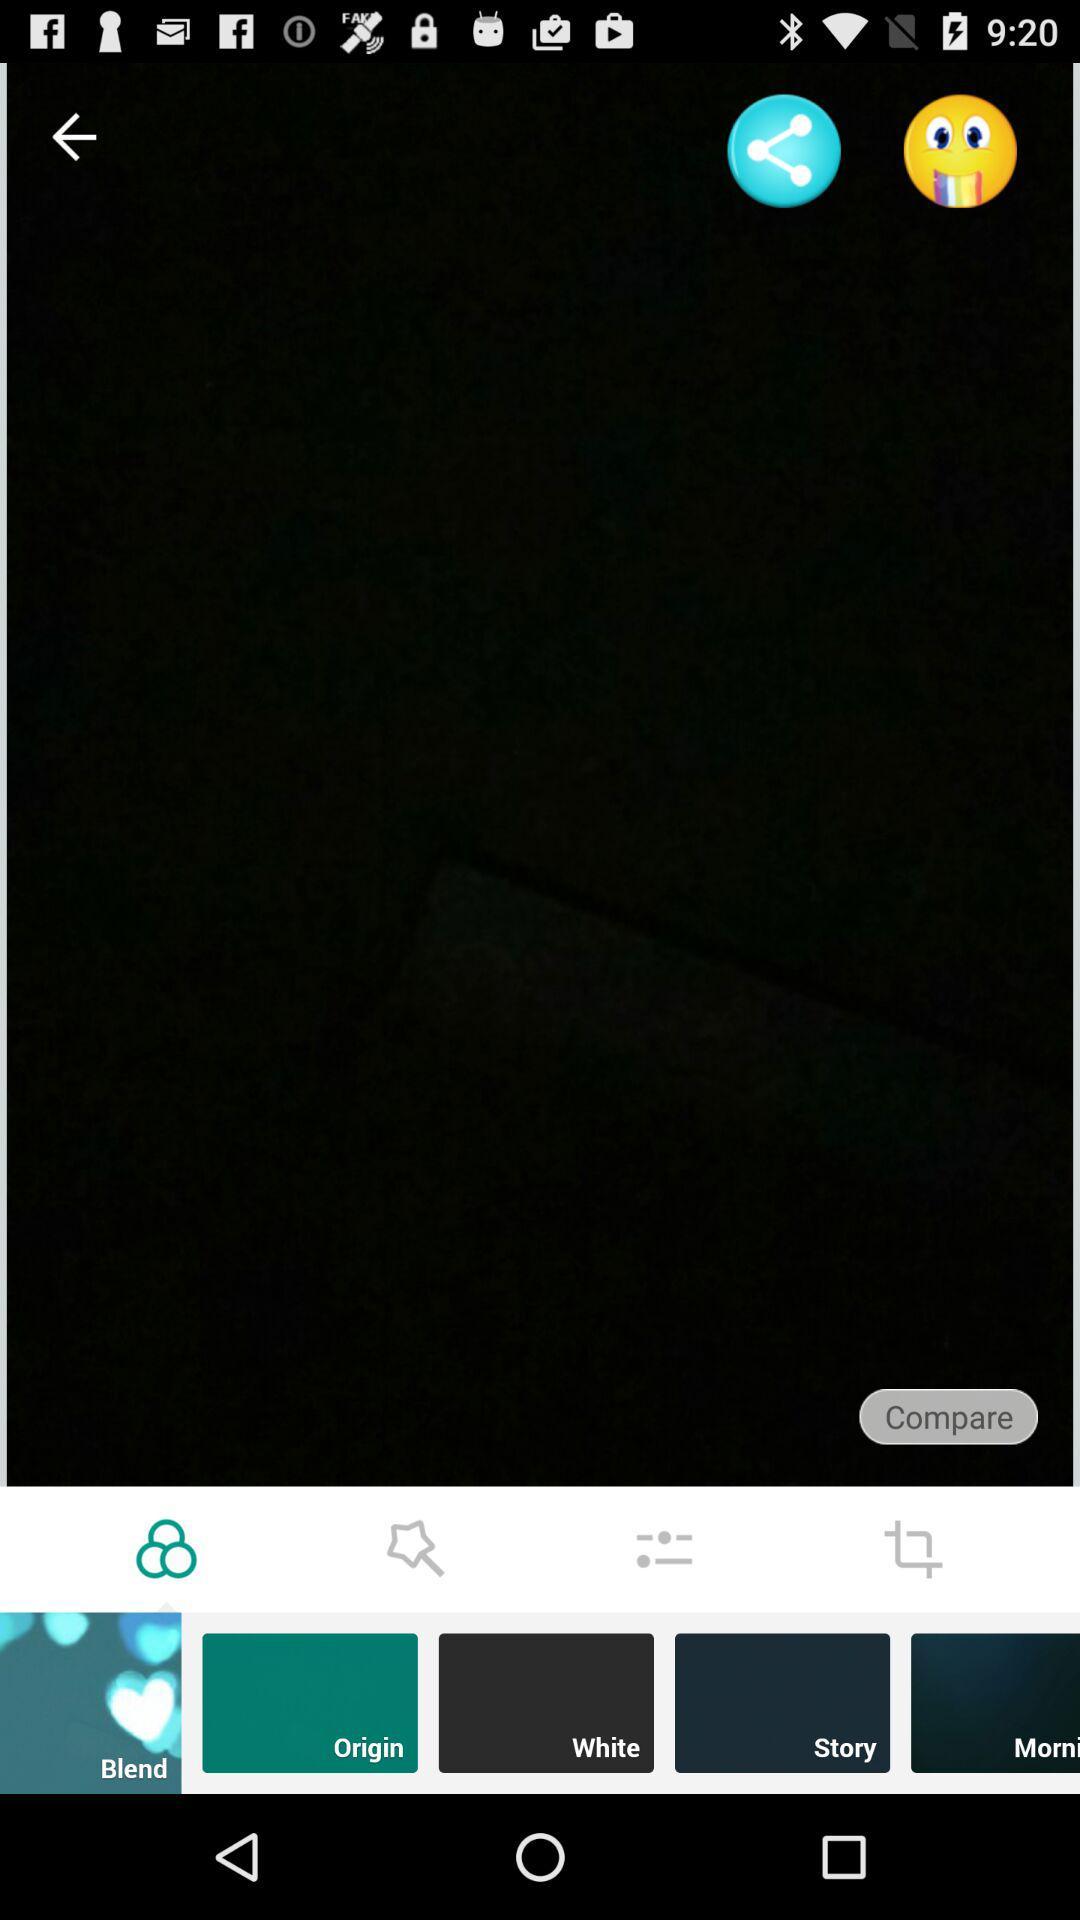 Image resolution: width=1080 pixels, height=1920 pixels. What do you see at coordinates (783, 161) in the screenshot?
I see `the share icon` at bounding box center [783, 161].